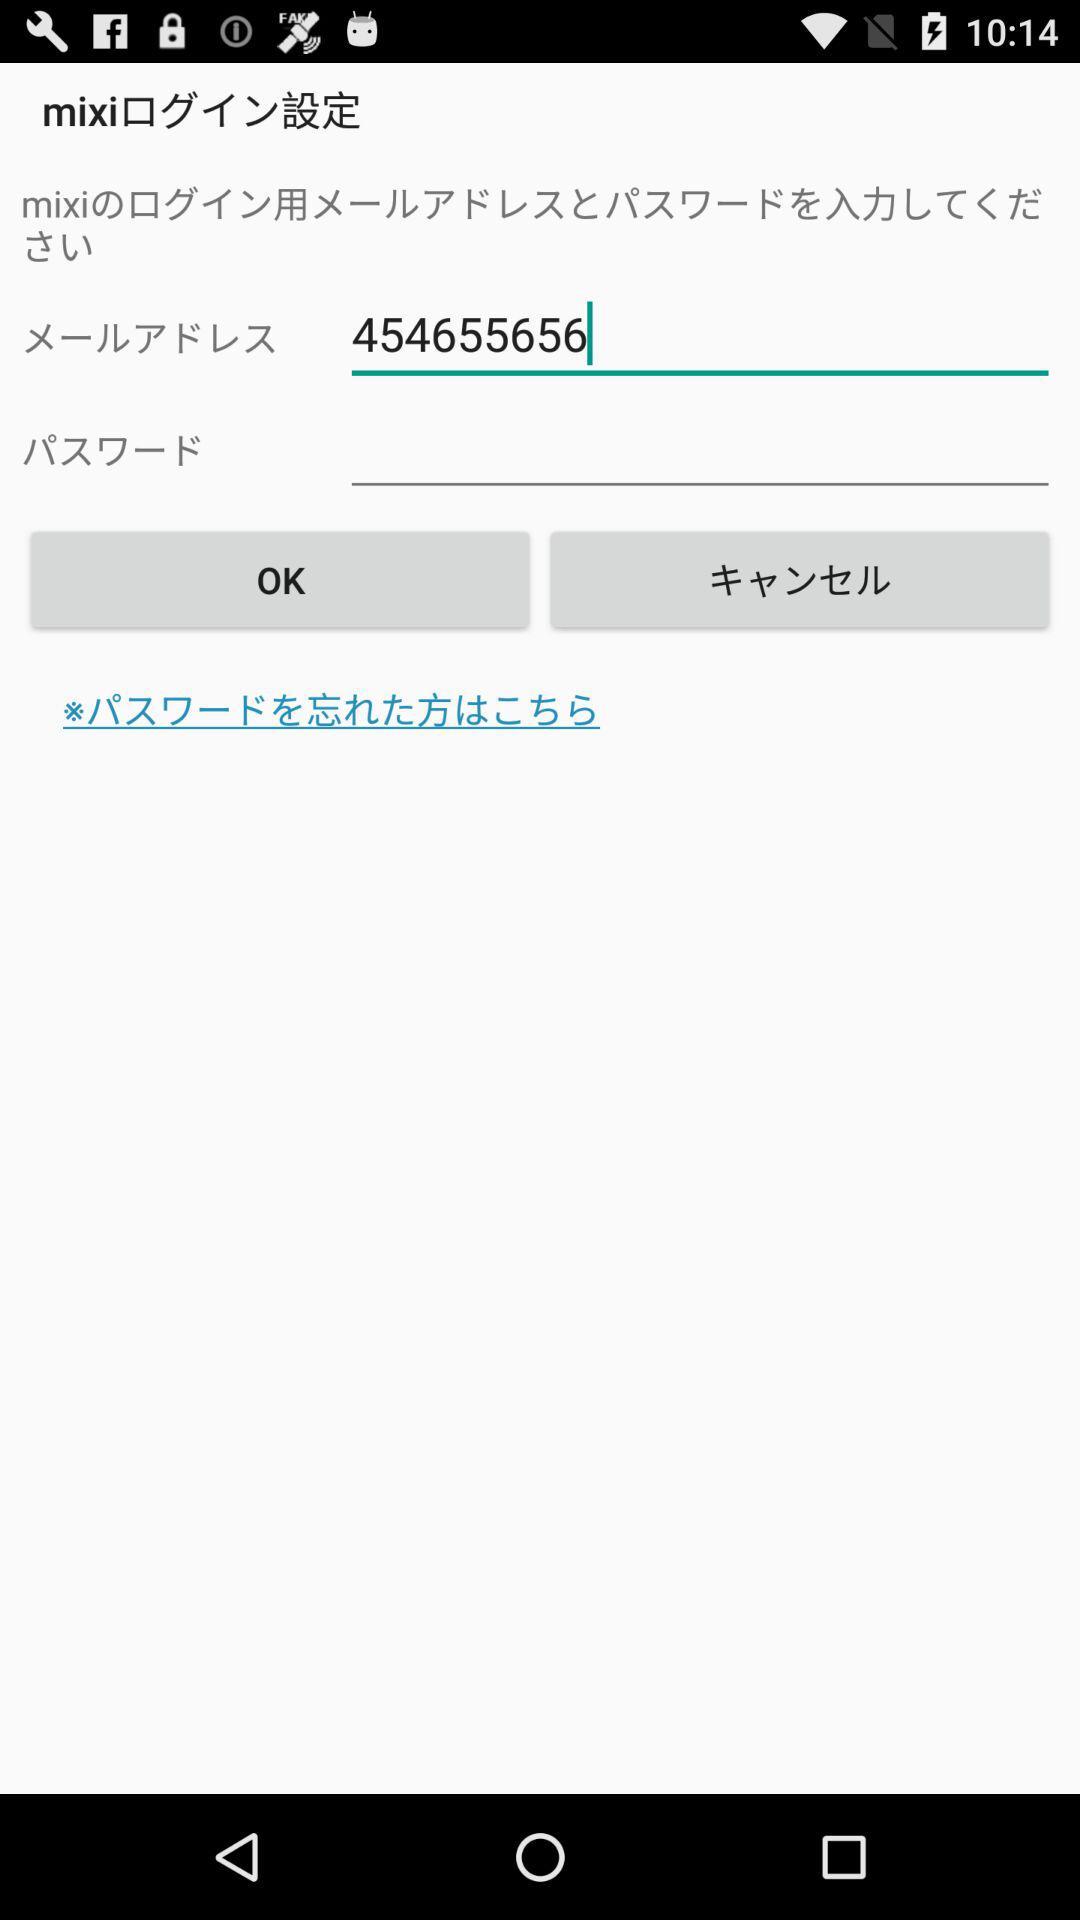 The width and height of the screenshot is (1080, 1920). I want to click on the icon on the left, so click(330, 709).